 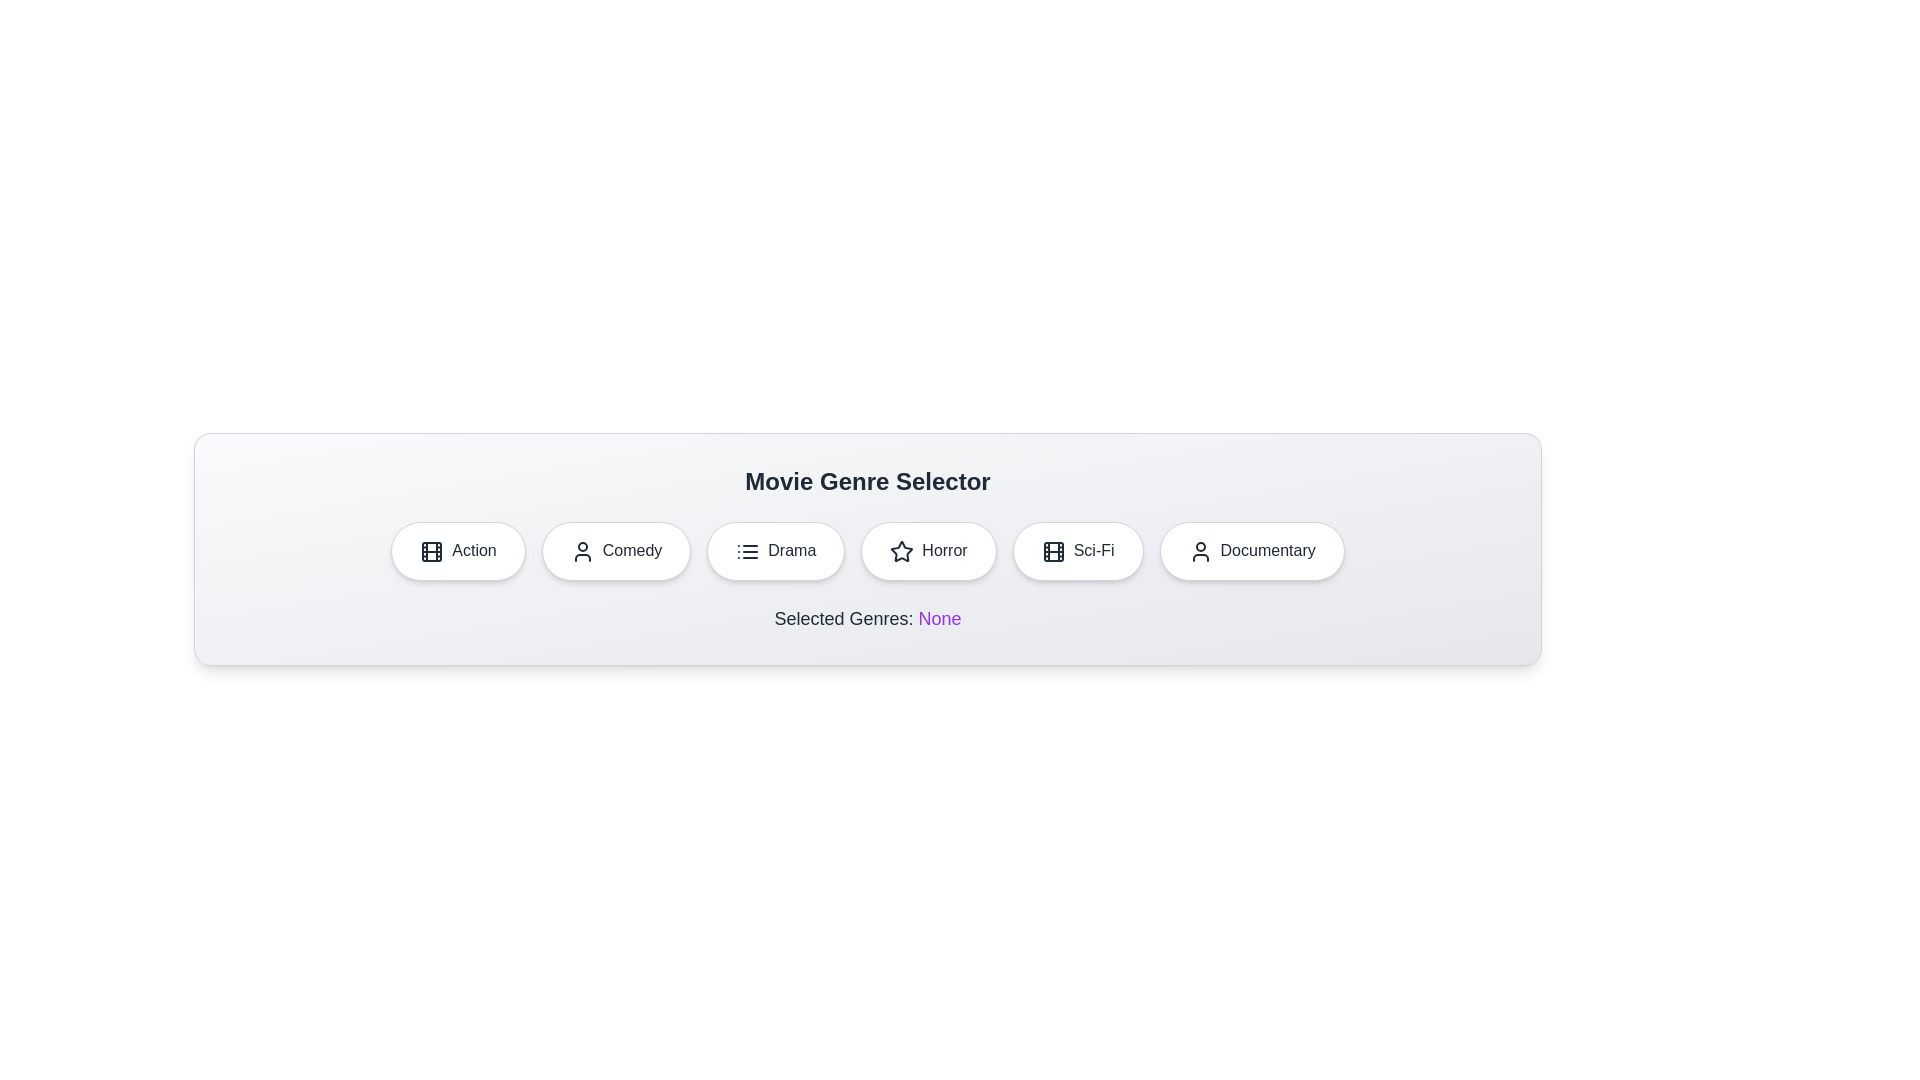 I want to click on the details of the decorative icon representing the Sci-Fi genre, which is the film strip icon located within the fifth button of the genre selection buttons, so click(x=1052, y=551).